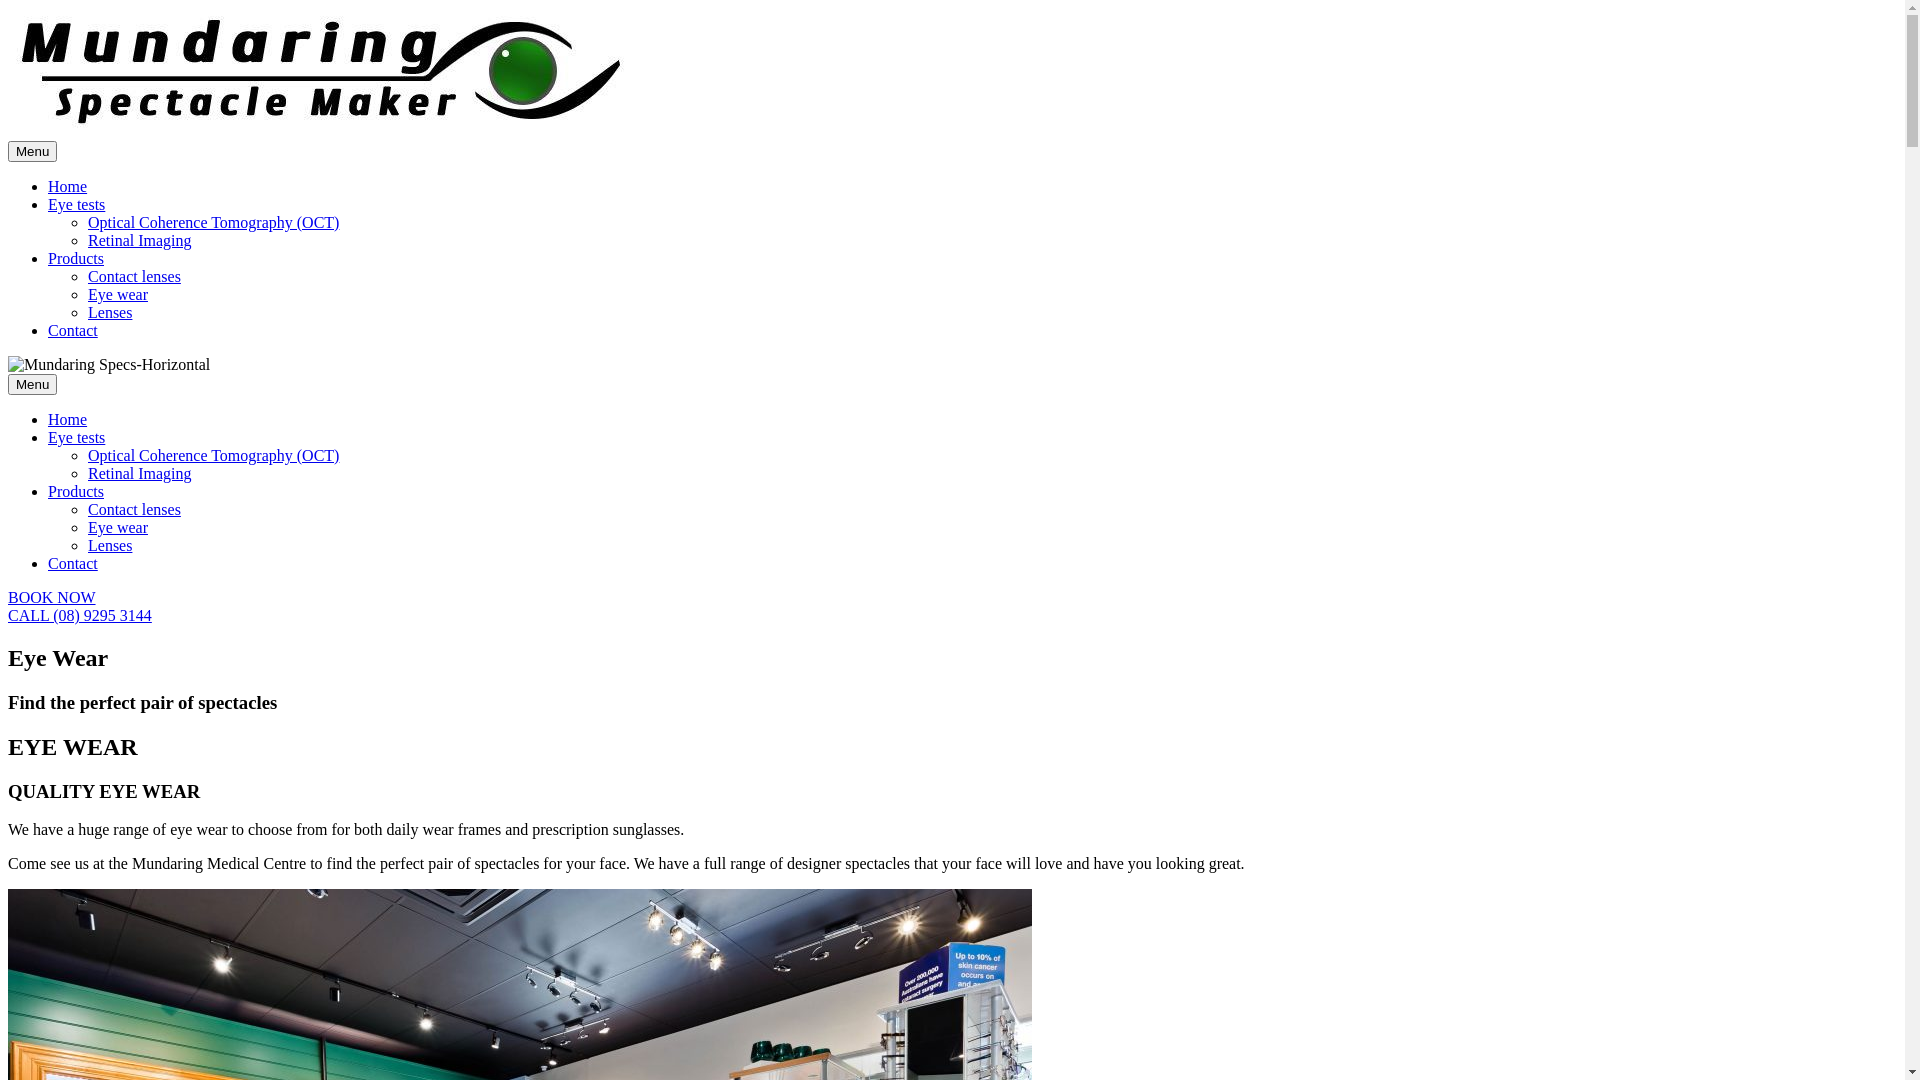 The image size is (1920, 1080). What do you see at coordinates (76, 204) in the screenshot?
I see `'Eye tests'` at bounding box center [76, 204].